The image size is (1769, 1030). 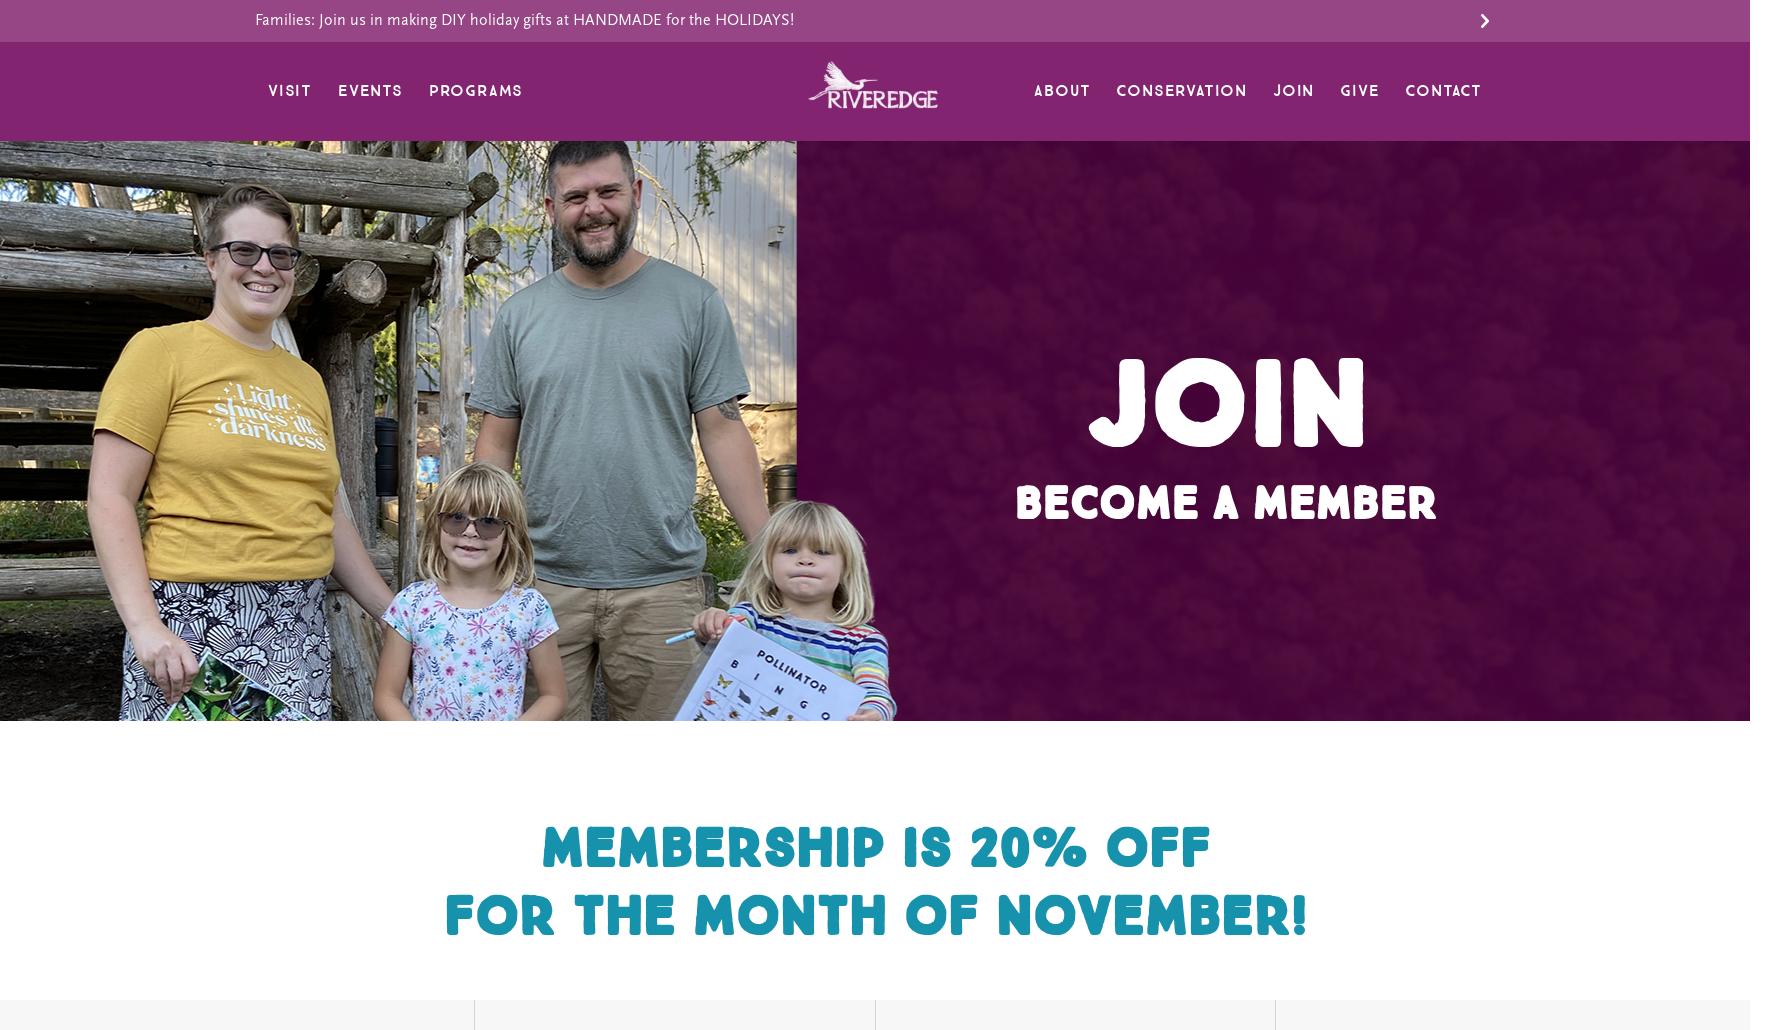 What do you see at coordinates (1223, 504) in the screenshot?
I see `'Become a member'` at bounding box center [1223, 504].